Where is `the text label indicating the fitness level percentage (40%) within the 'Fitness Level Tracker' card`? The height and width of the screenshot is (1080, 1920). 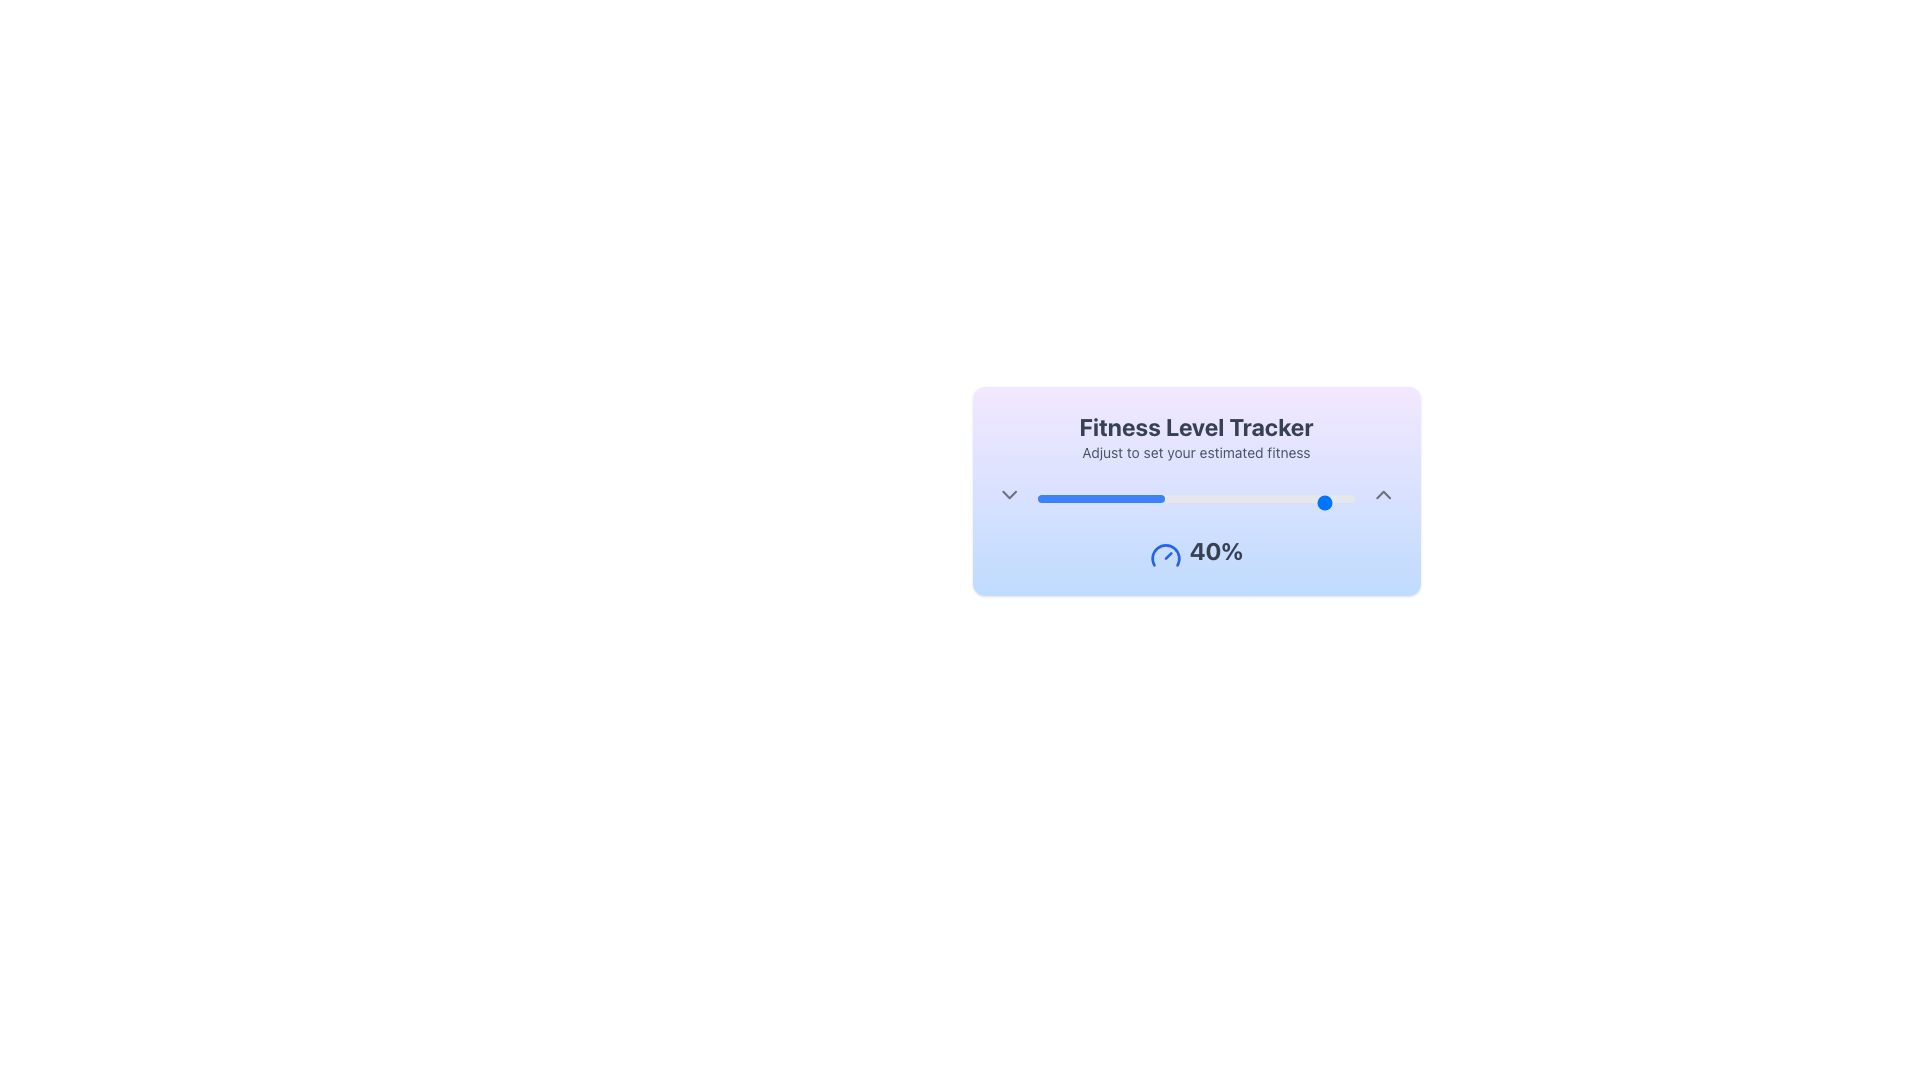 the text label indicating the fitness level percentage (40%) within the 'Fitness Level Tracker' card is located at coordinates (1196, 553).